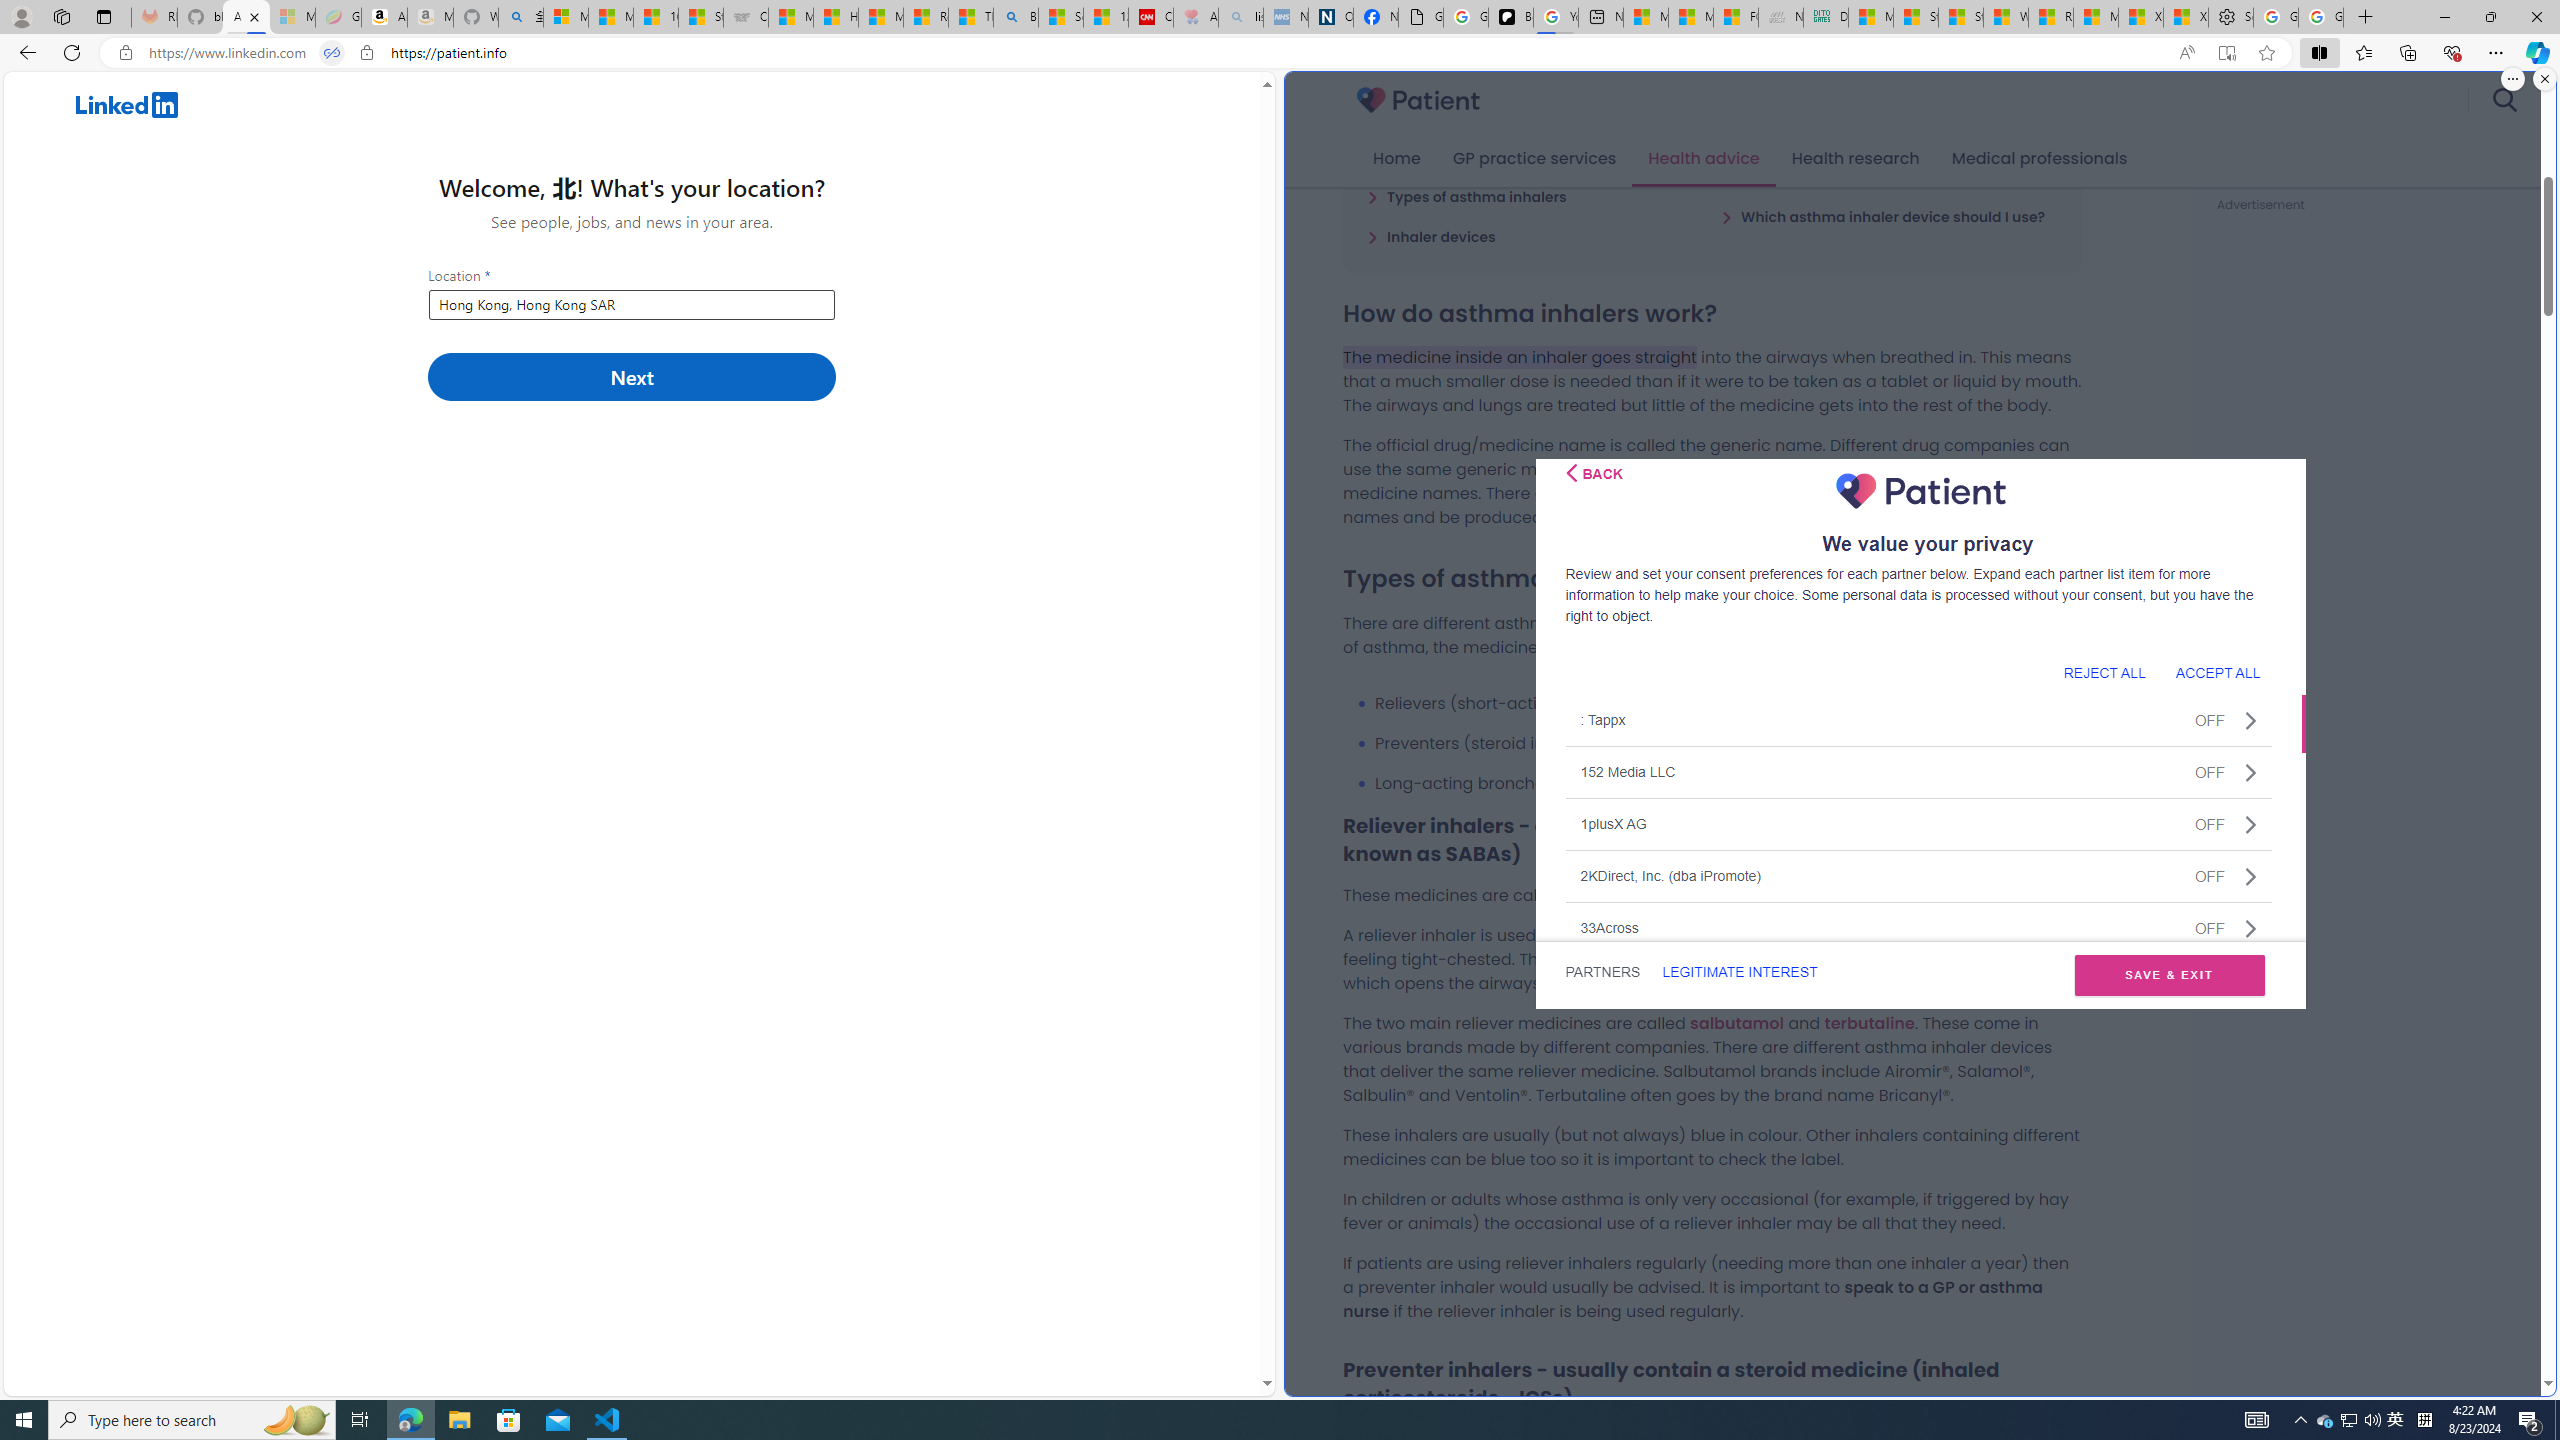 This screenshot has height=1440, width=2560. Describe the element at coordinates (1738, 972) in the screenshot. I see `'LEGITIMATE INTEREST'` at that location.